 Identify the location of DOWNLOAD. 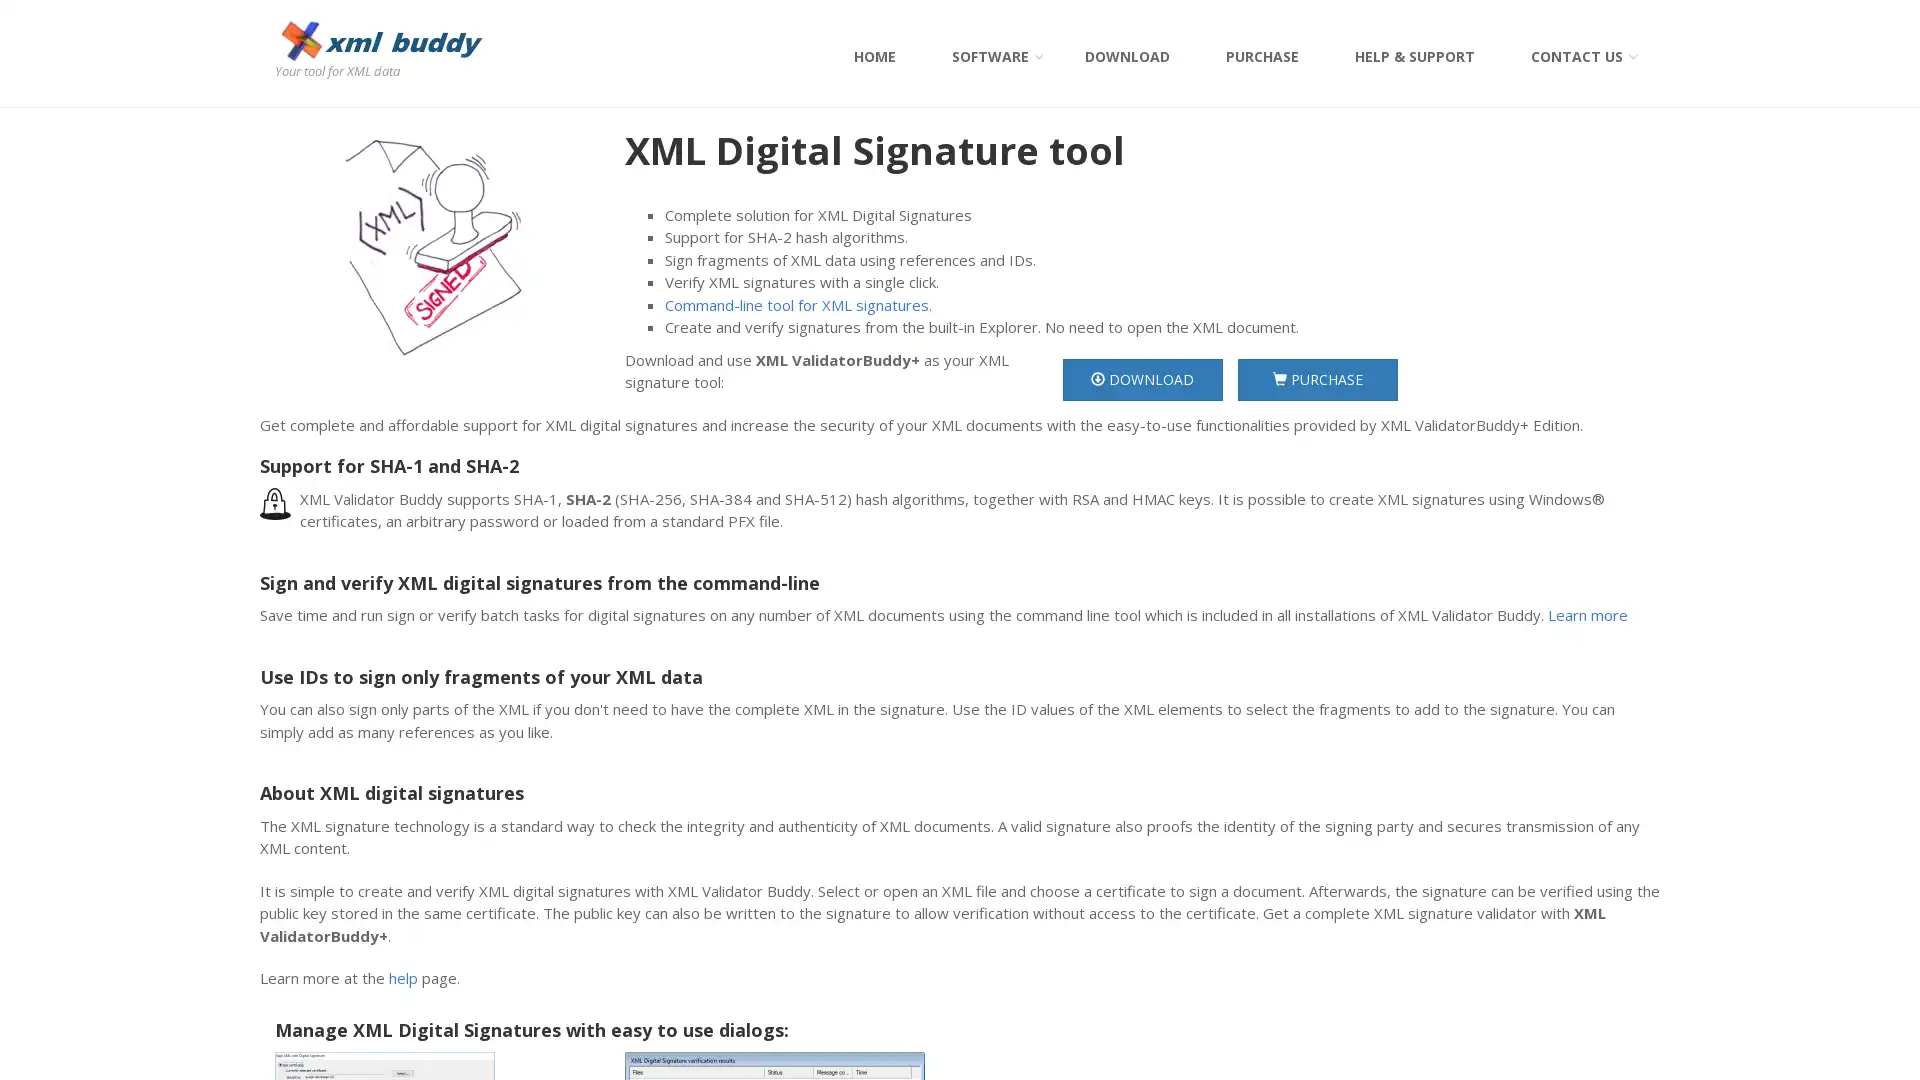
(1142, 378).